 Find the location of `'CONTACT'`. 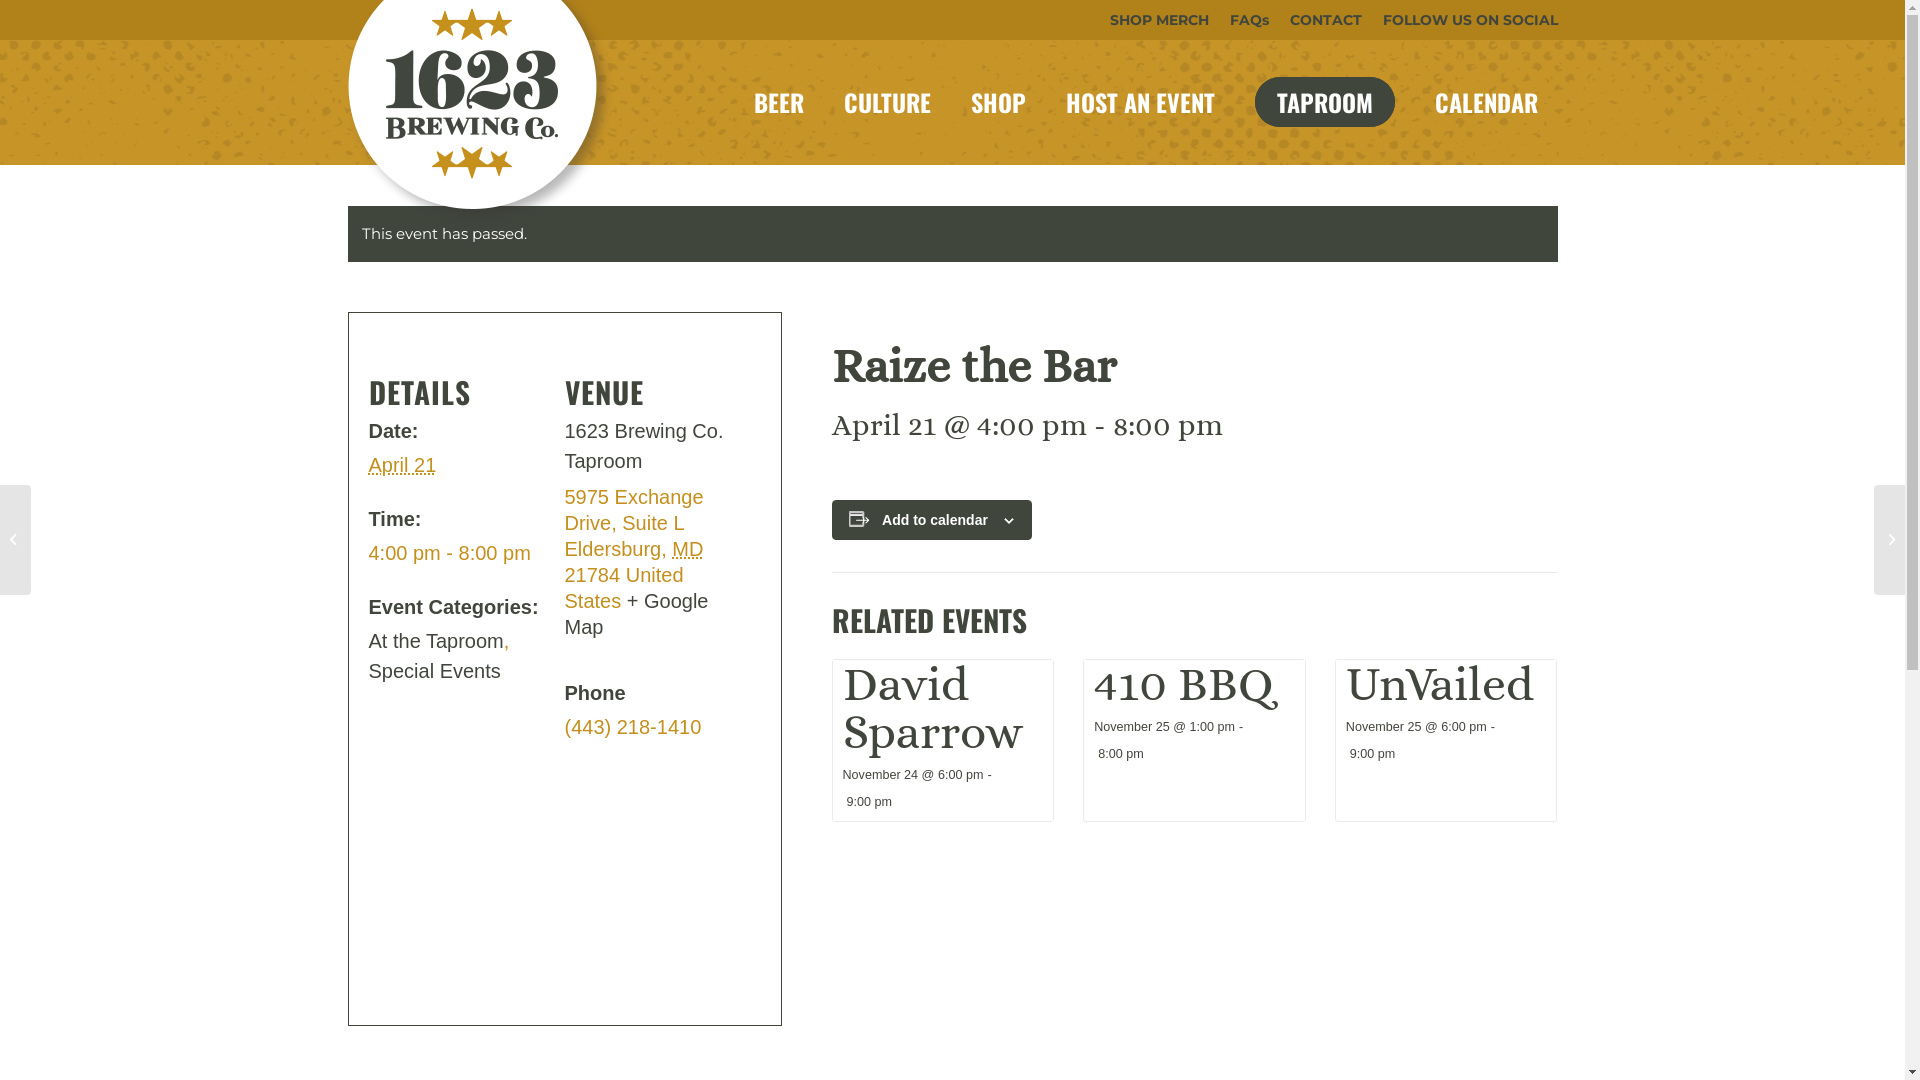

'CONTACT' is located at coordinates (1325, 19).